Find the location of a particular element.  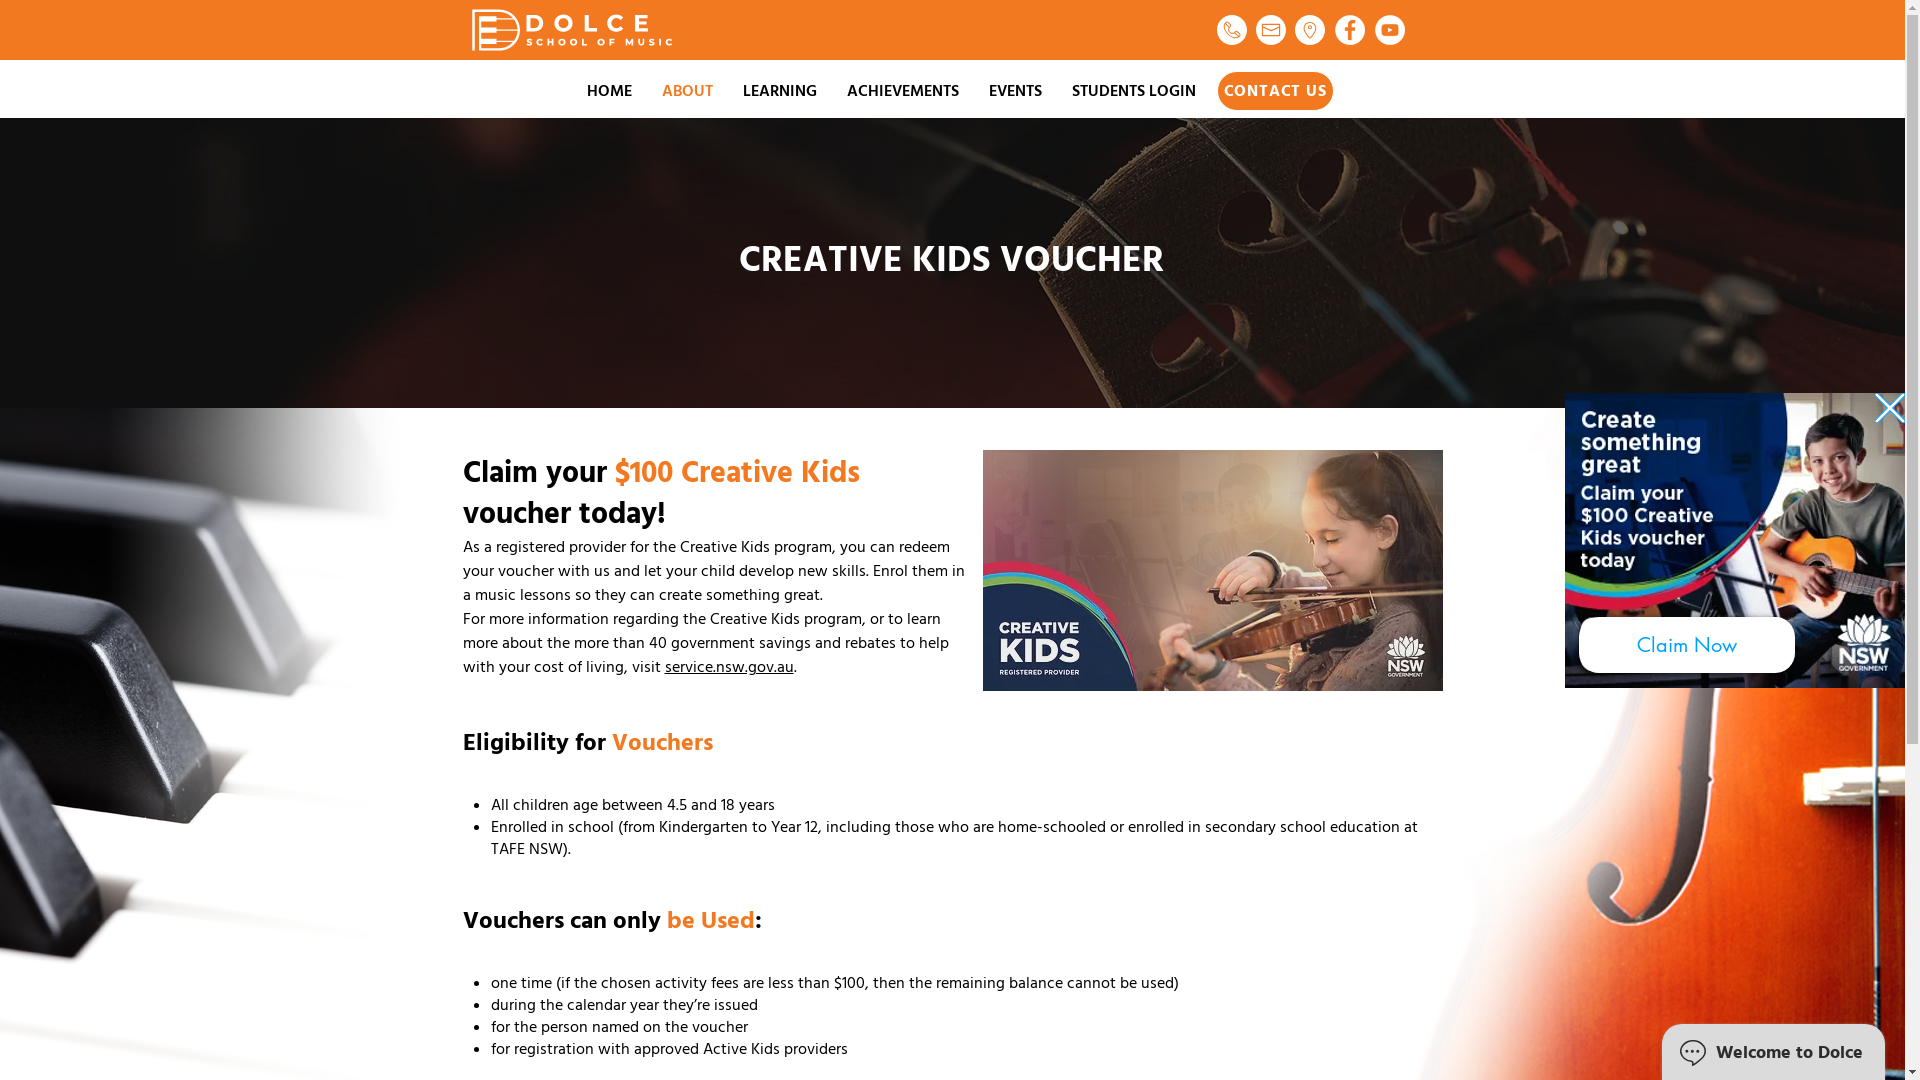

'service.nsw.gov.au' is located at coordinates (727, 667).